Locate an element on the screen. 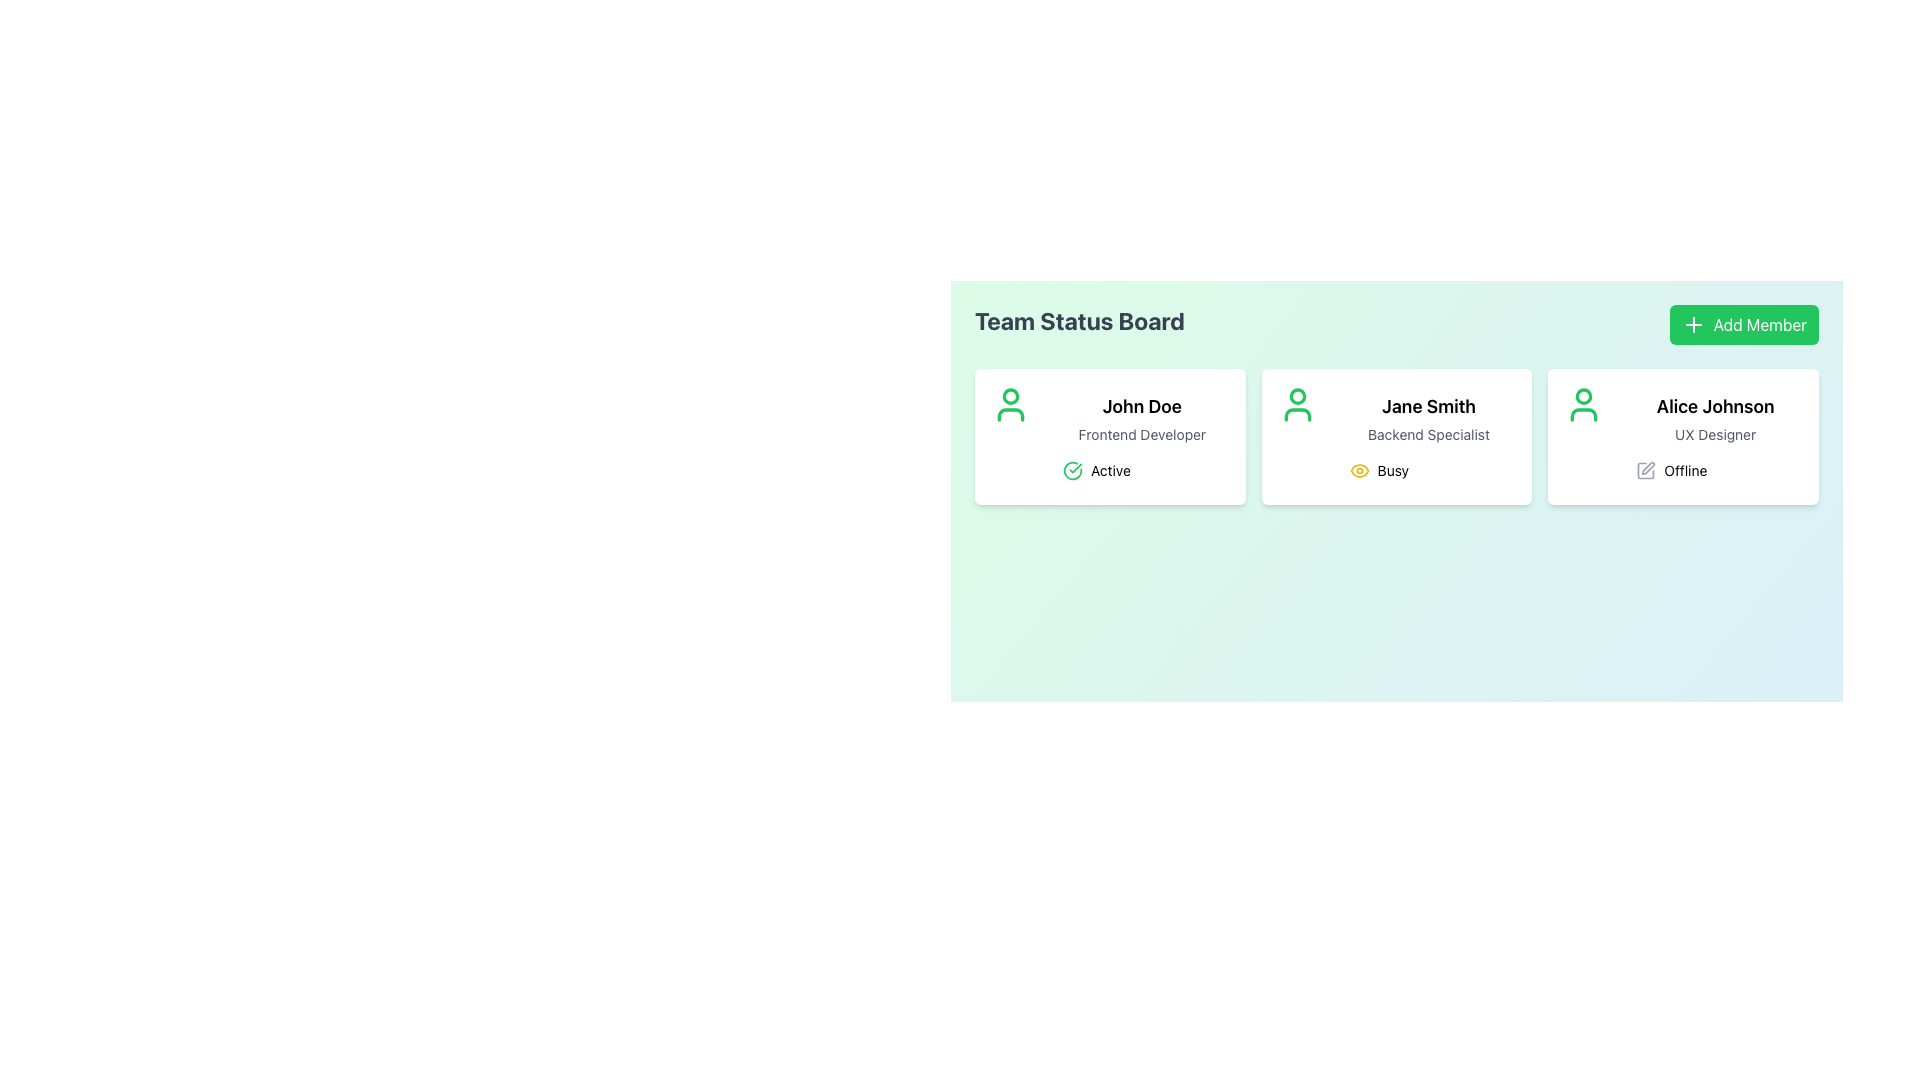 This screenshot has width=1920, height=1080. the information card displaying 'Jane Smith', 'Backend Specialist', and 'Busy', which is the second card in a three-column grid layout is located at coordinates (1395, 435).